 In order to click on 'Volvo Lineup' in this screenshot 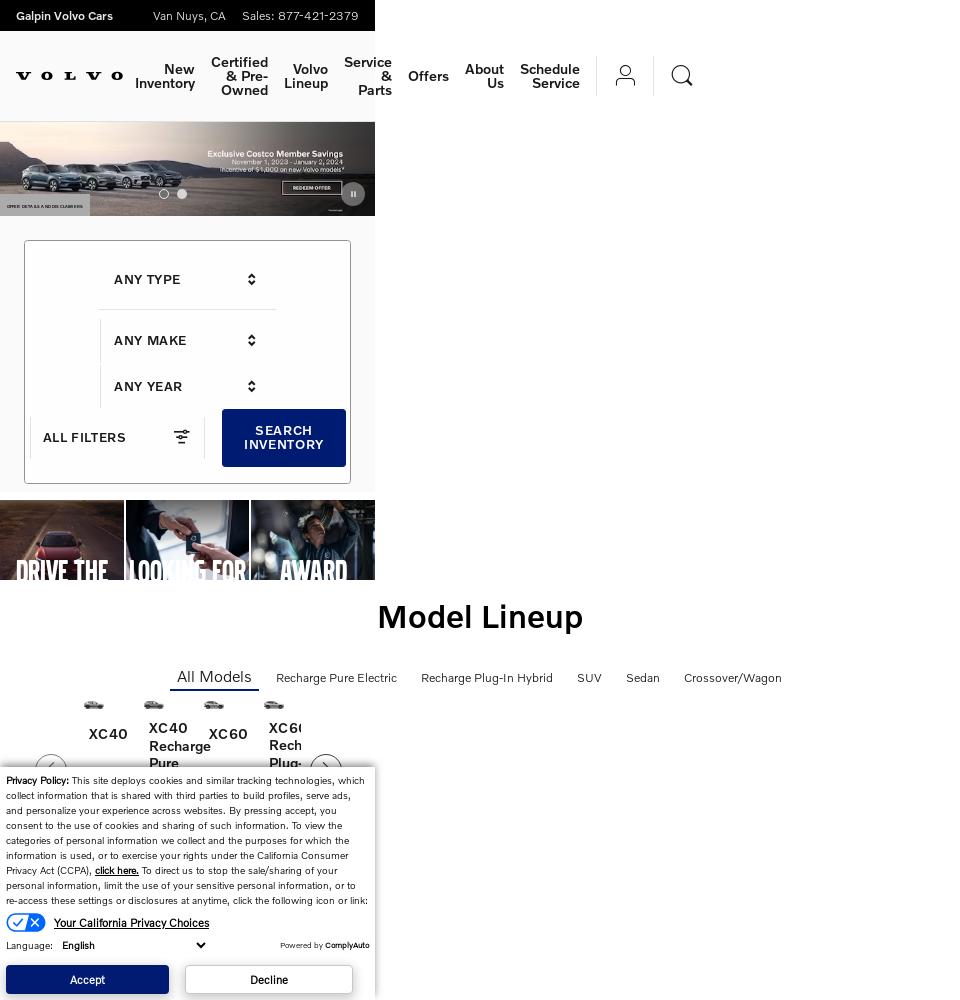, I will do `click(282, 74)`.